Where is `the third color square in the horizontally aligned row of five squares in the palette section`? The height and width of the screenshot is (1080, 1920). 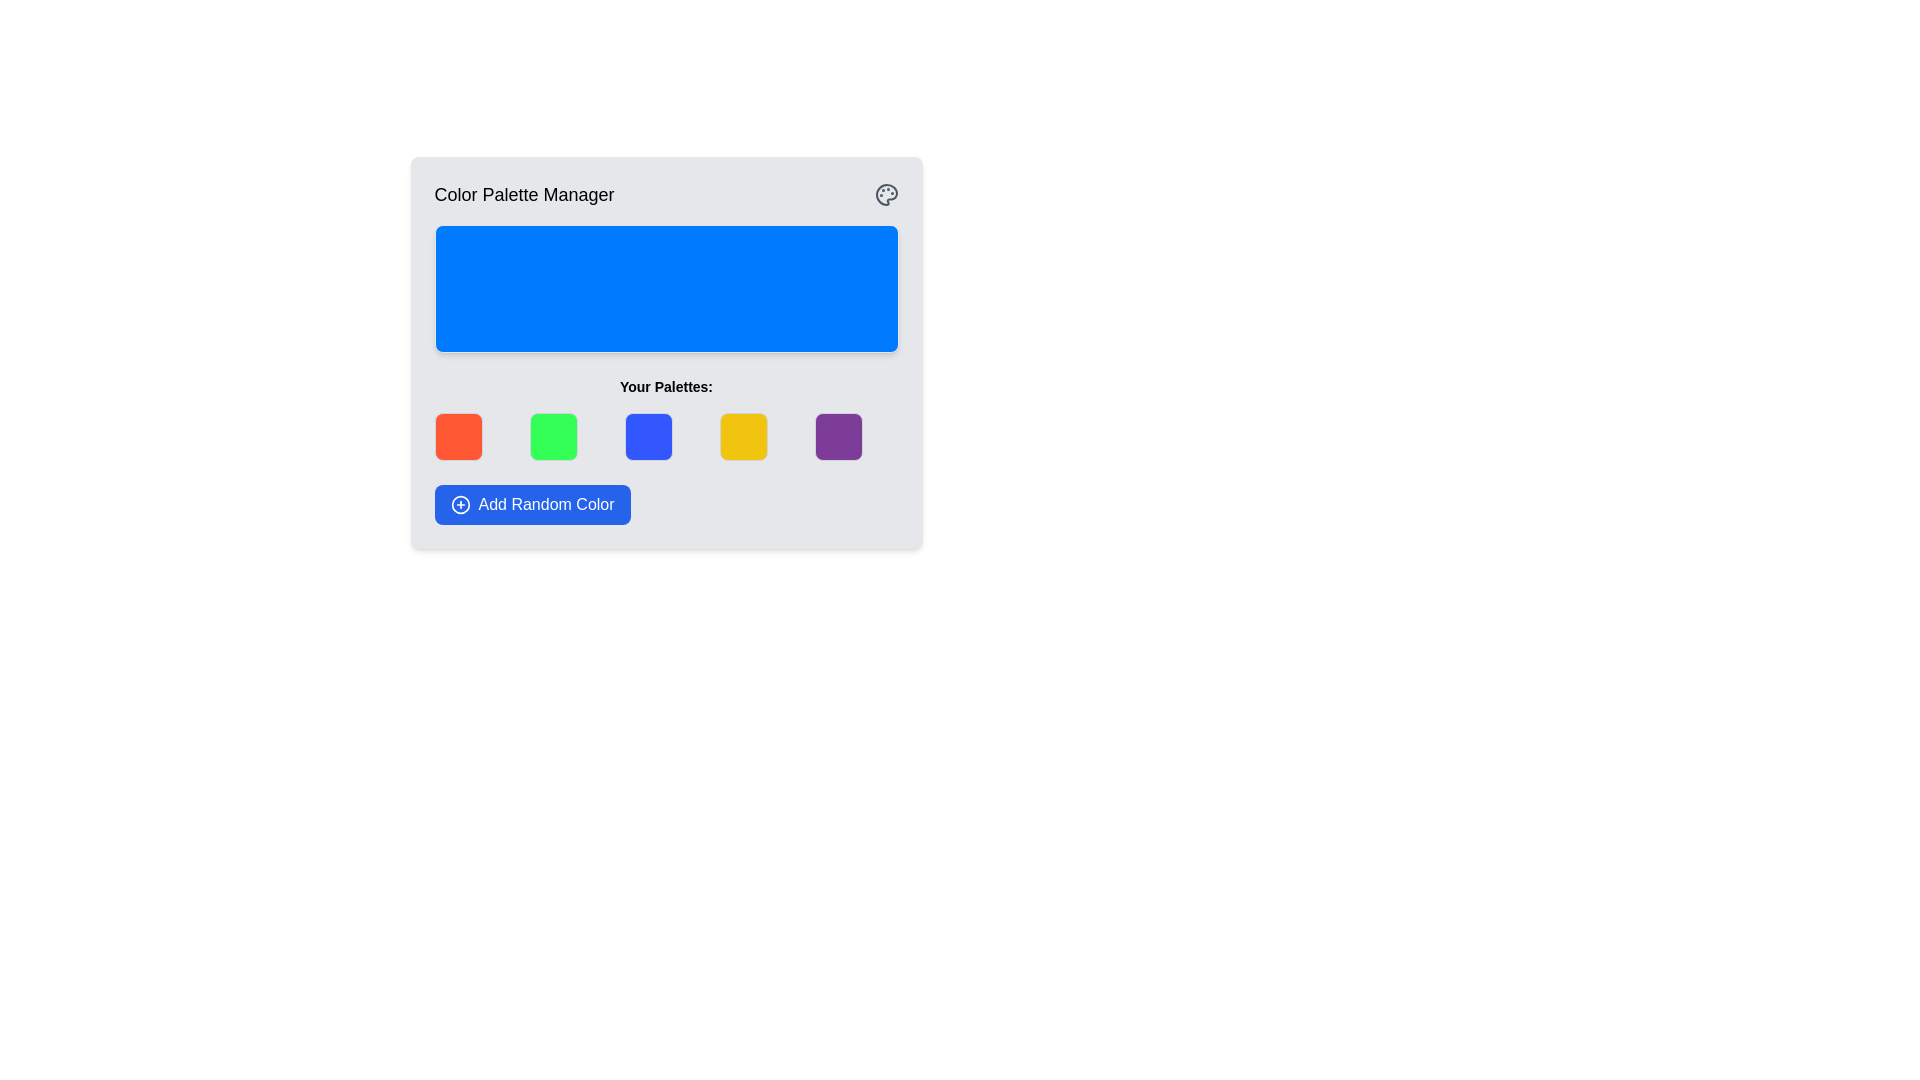 the third color square in the horizontally aligned row of five squares in the palette section is located at coordinates (648, 435).